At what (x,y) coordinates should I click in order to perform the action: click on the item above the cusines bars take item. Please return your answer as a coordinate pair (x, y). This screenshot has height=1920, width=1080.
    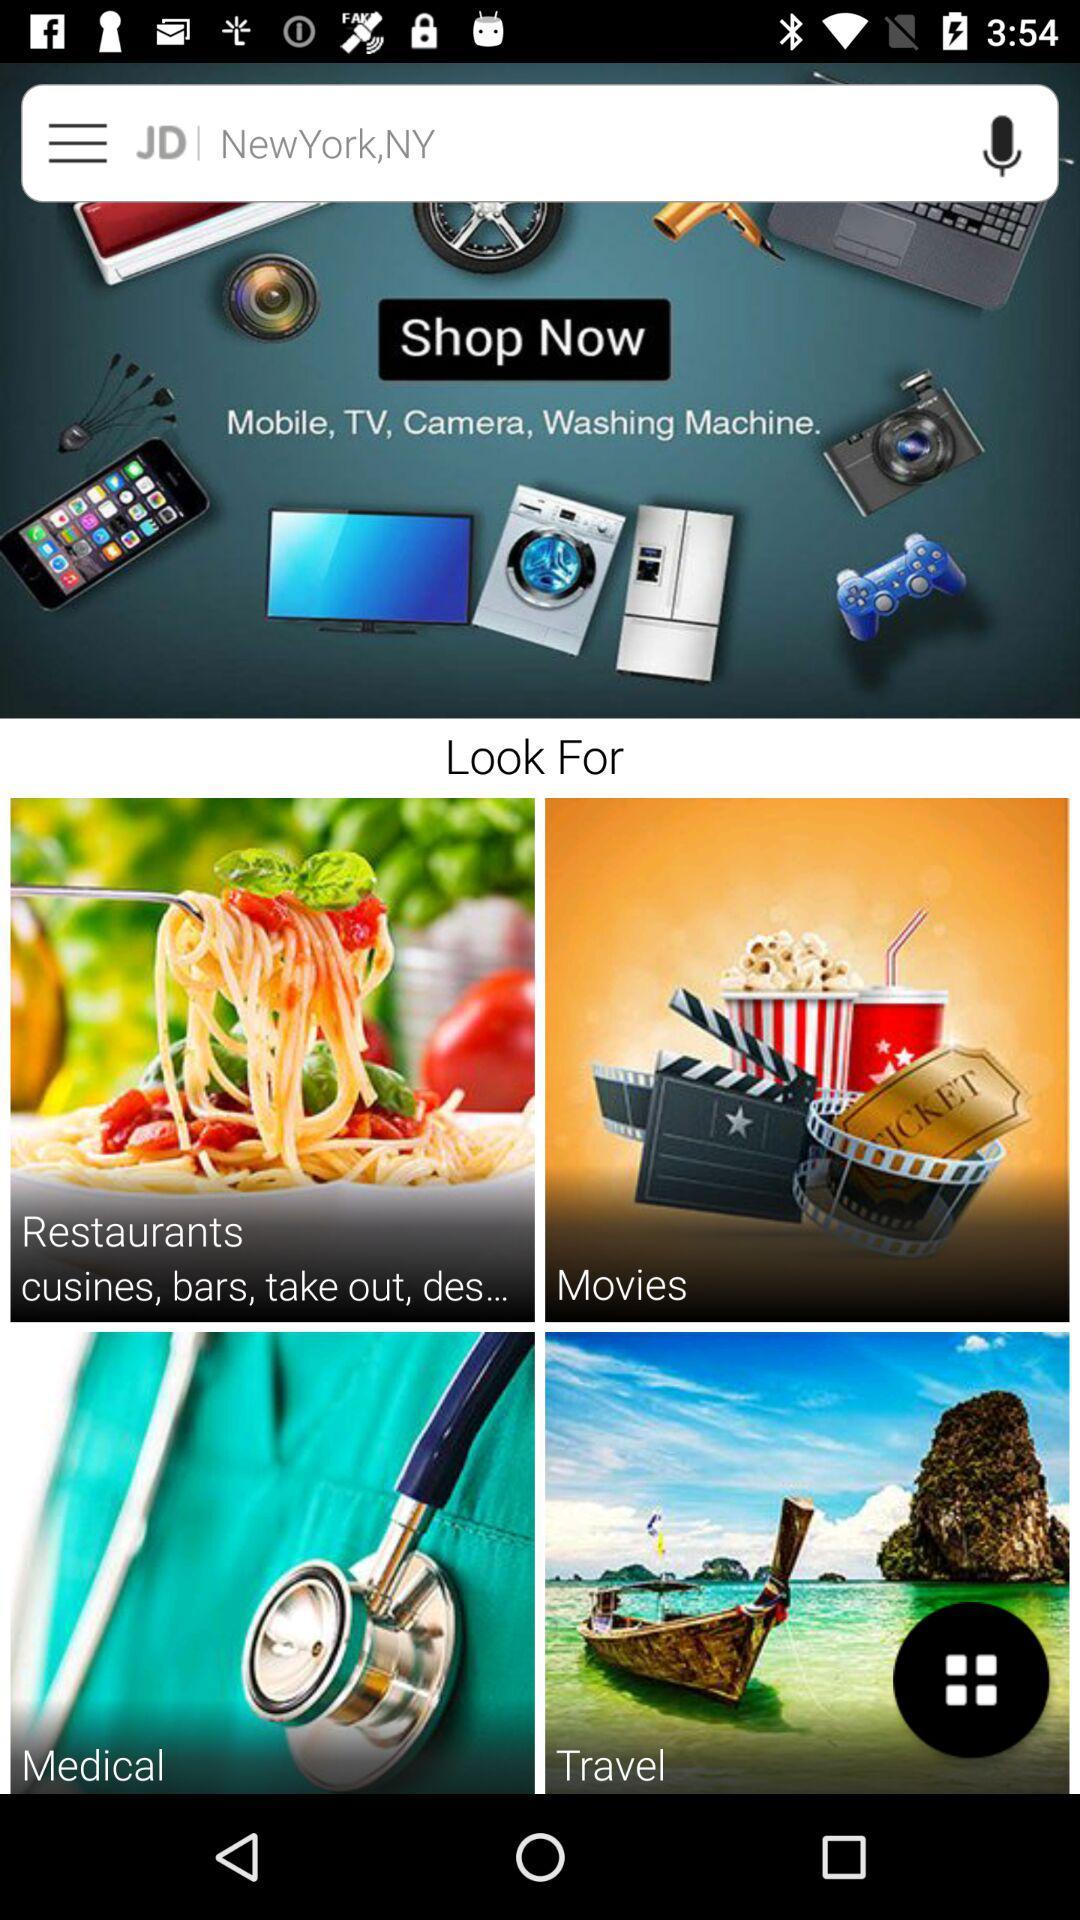
    Looking at the image, I should click on (132, 1228).